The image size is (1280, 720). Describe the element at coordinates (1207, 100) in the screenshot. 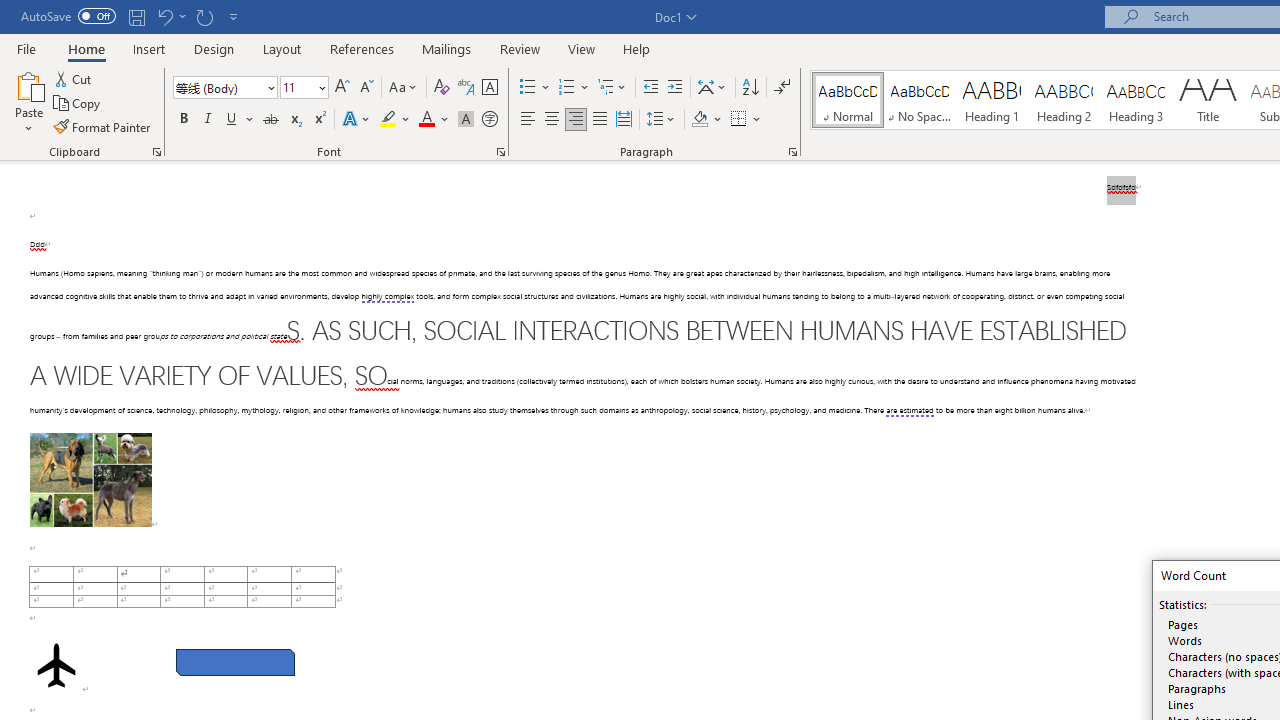

I see `'Title'` at that location.